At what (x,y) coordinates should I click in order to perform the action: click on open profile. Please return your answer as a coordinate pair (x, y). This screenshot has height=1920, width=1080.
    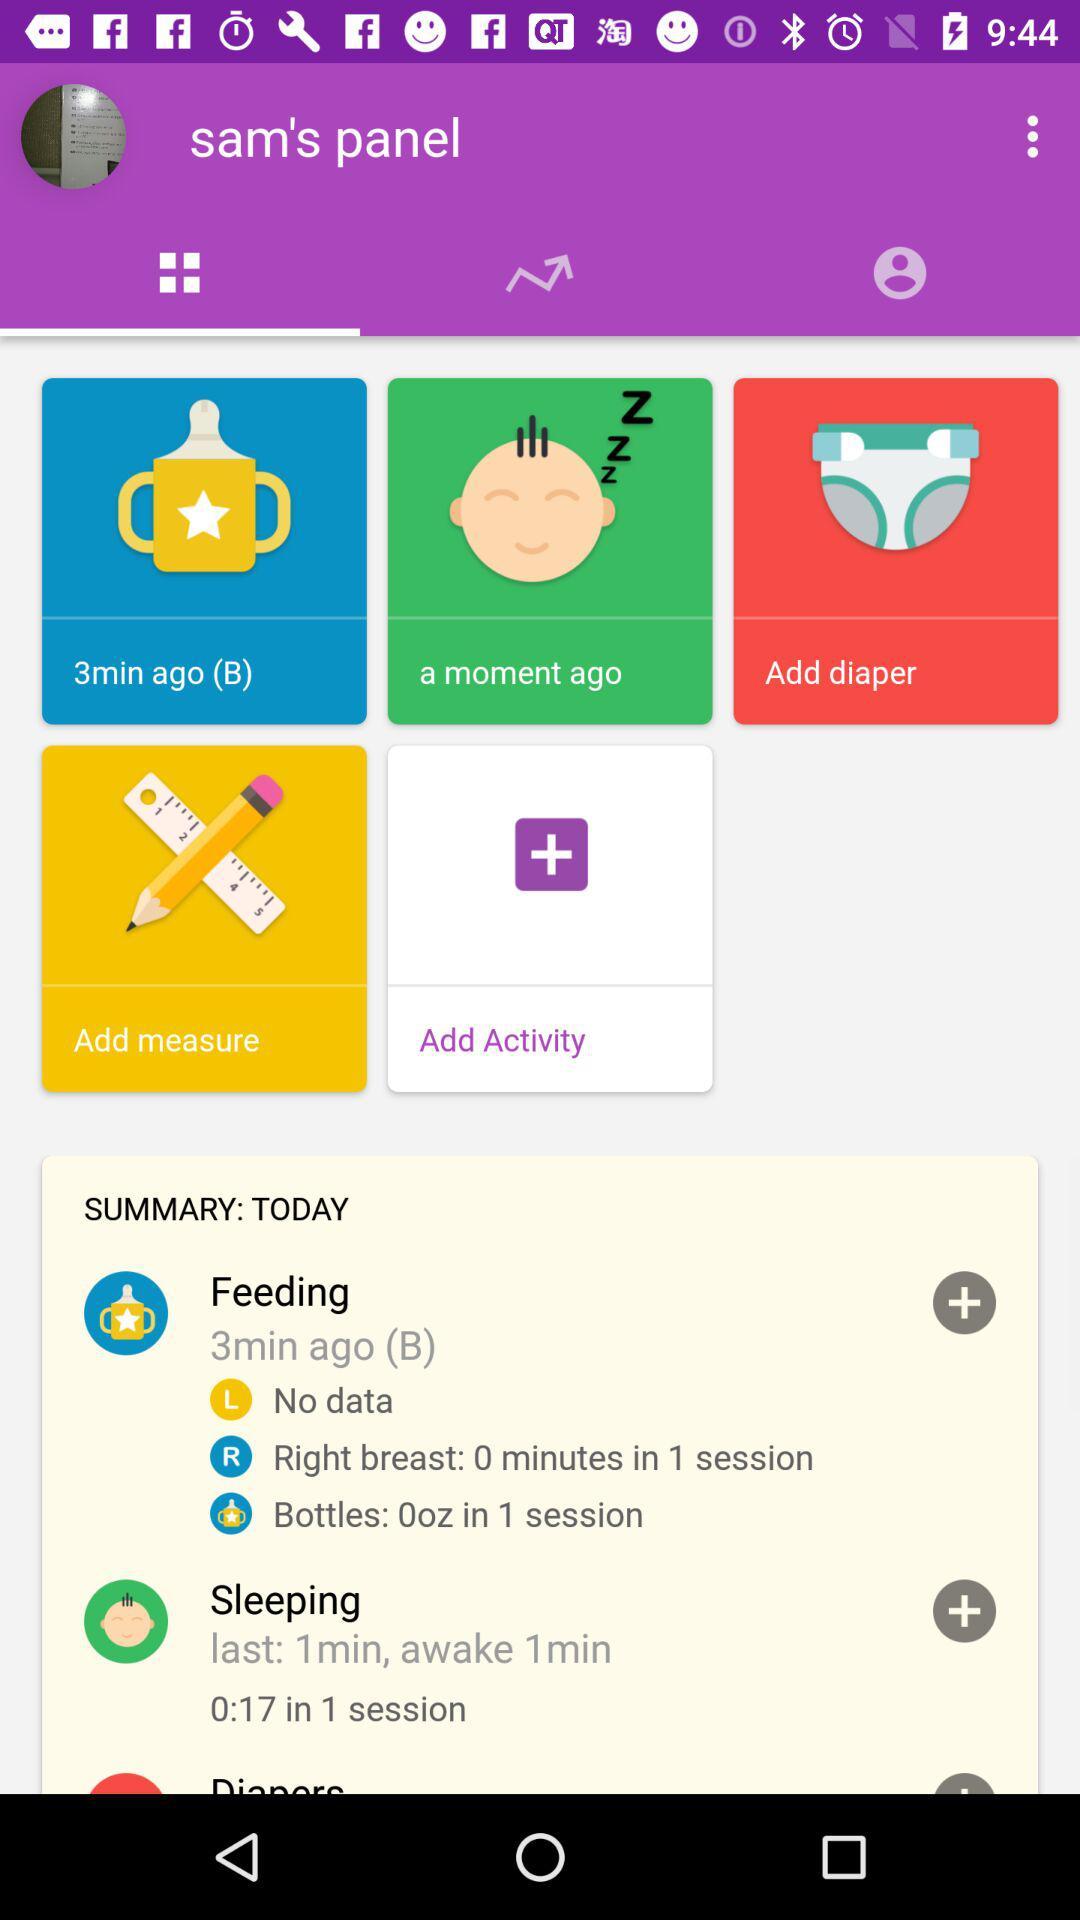
    Looking at the image, I should click on (963, 1302).